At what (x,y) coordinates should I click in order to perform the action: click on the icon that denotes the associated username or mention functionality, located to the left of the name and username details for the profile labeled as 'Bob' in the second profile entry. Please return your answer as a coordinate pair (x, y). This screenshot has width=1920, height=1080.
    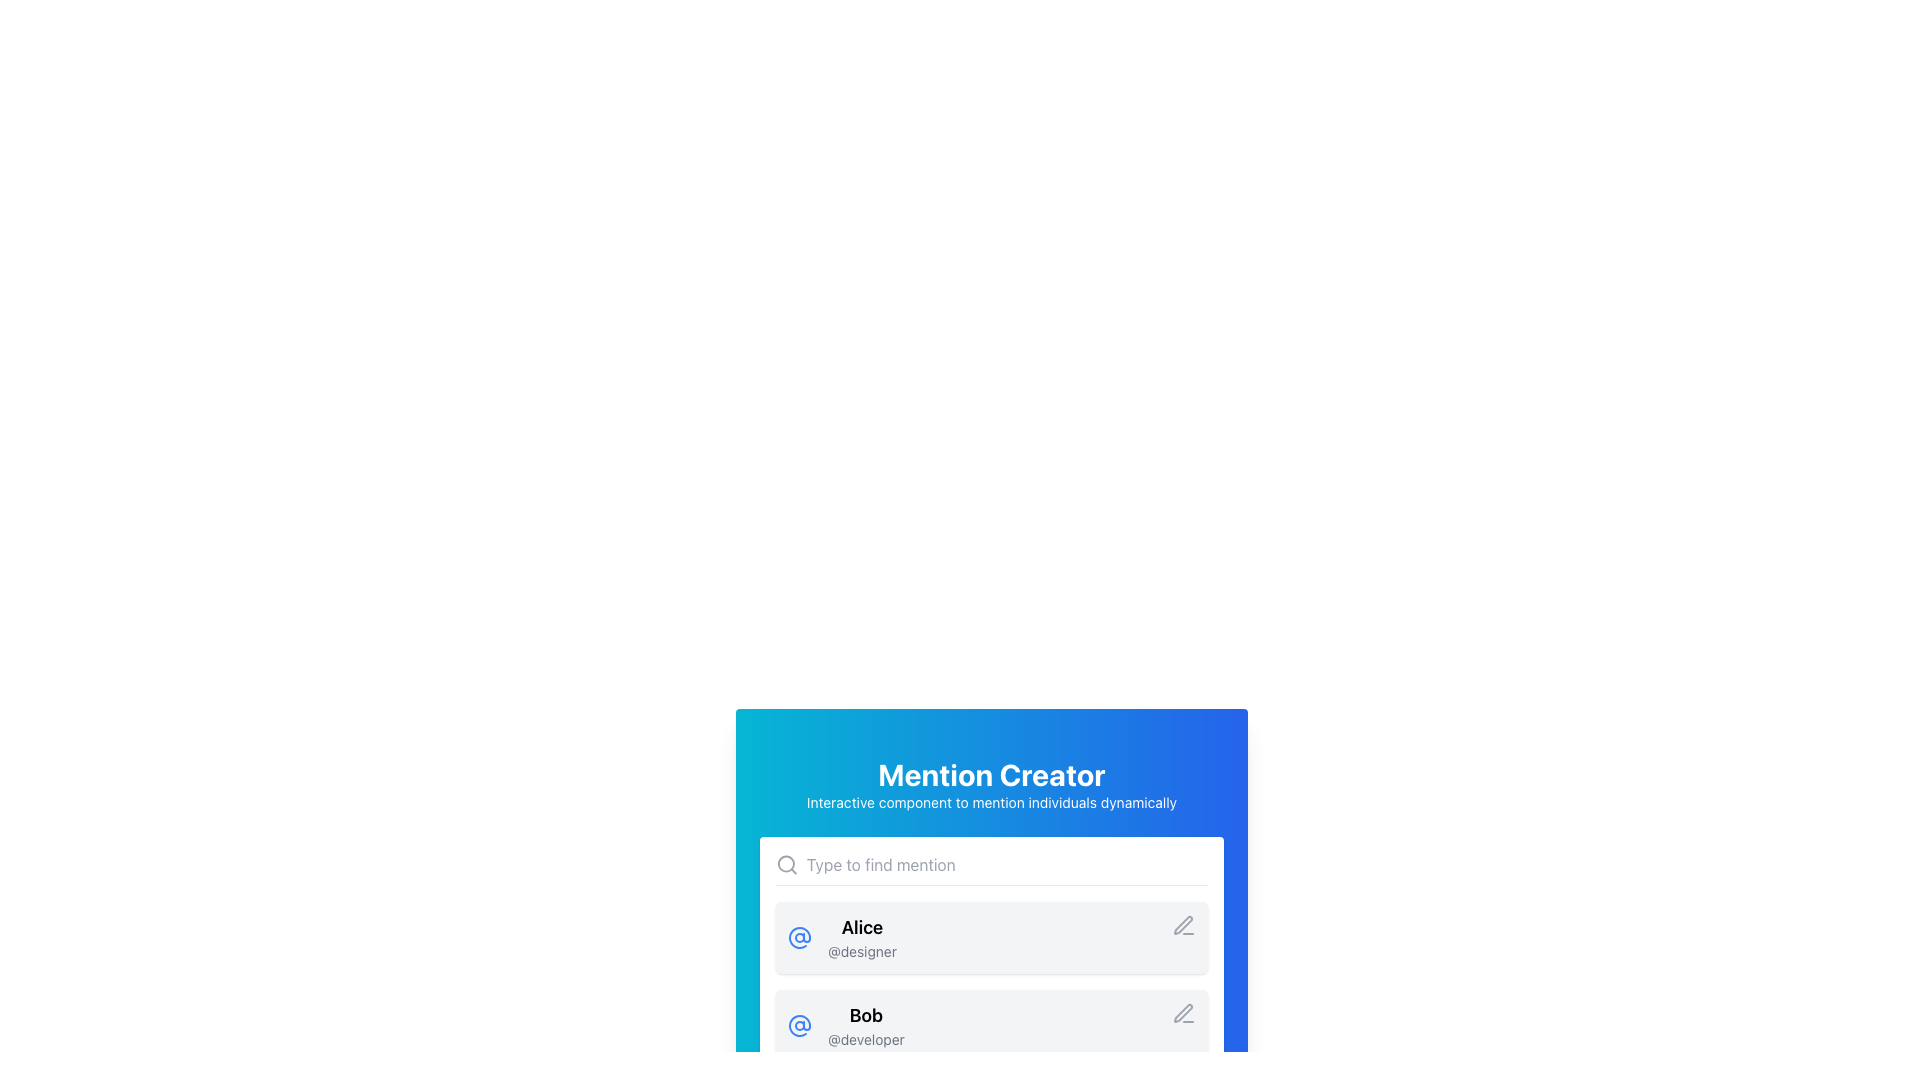
    Looking at the image, I should click on (800, 937).